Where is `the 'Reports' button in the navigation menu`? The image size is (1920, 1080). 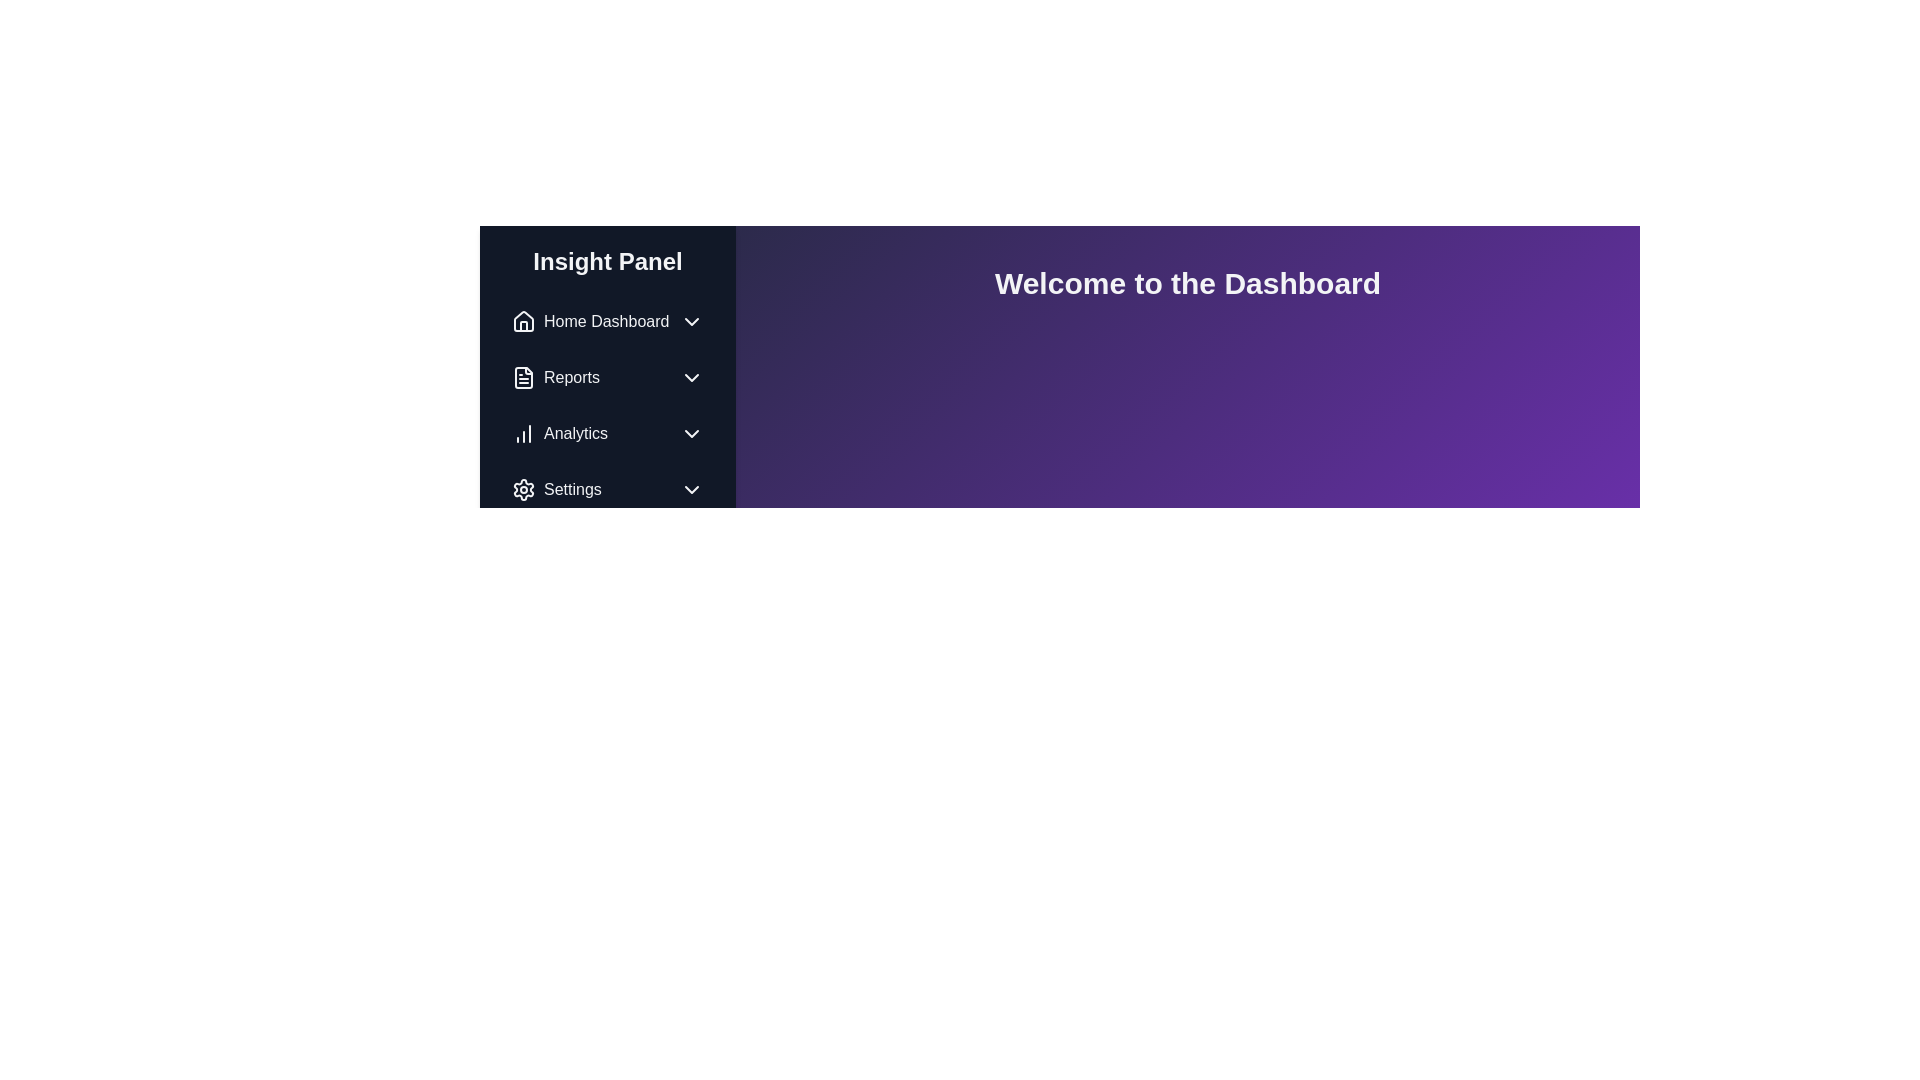
the 'Reports' button in the navigation menu is located at coordinates (607, 378).